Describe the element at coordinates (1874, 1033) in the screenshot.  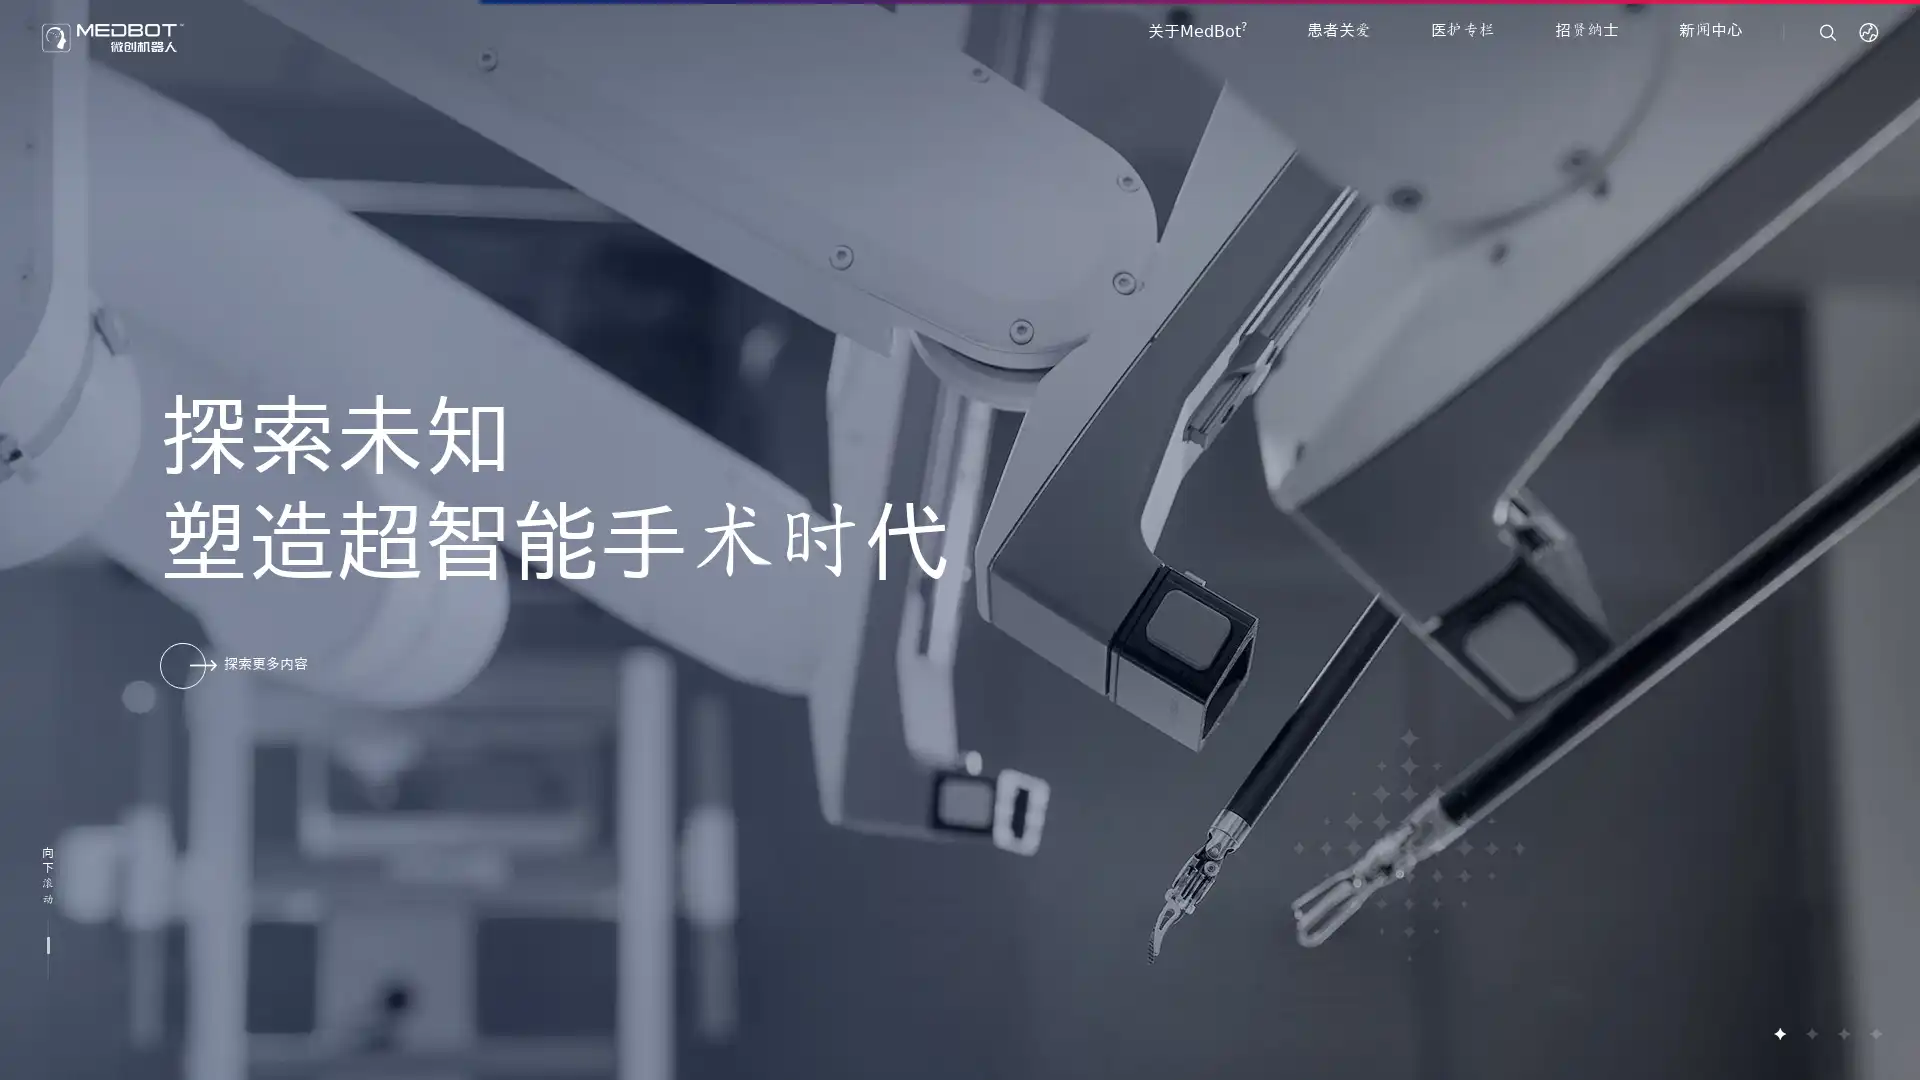
I see `Go to slide 4` at that location.